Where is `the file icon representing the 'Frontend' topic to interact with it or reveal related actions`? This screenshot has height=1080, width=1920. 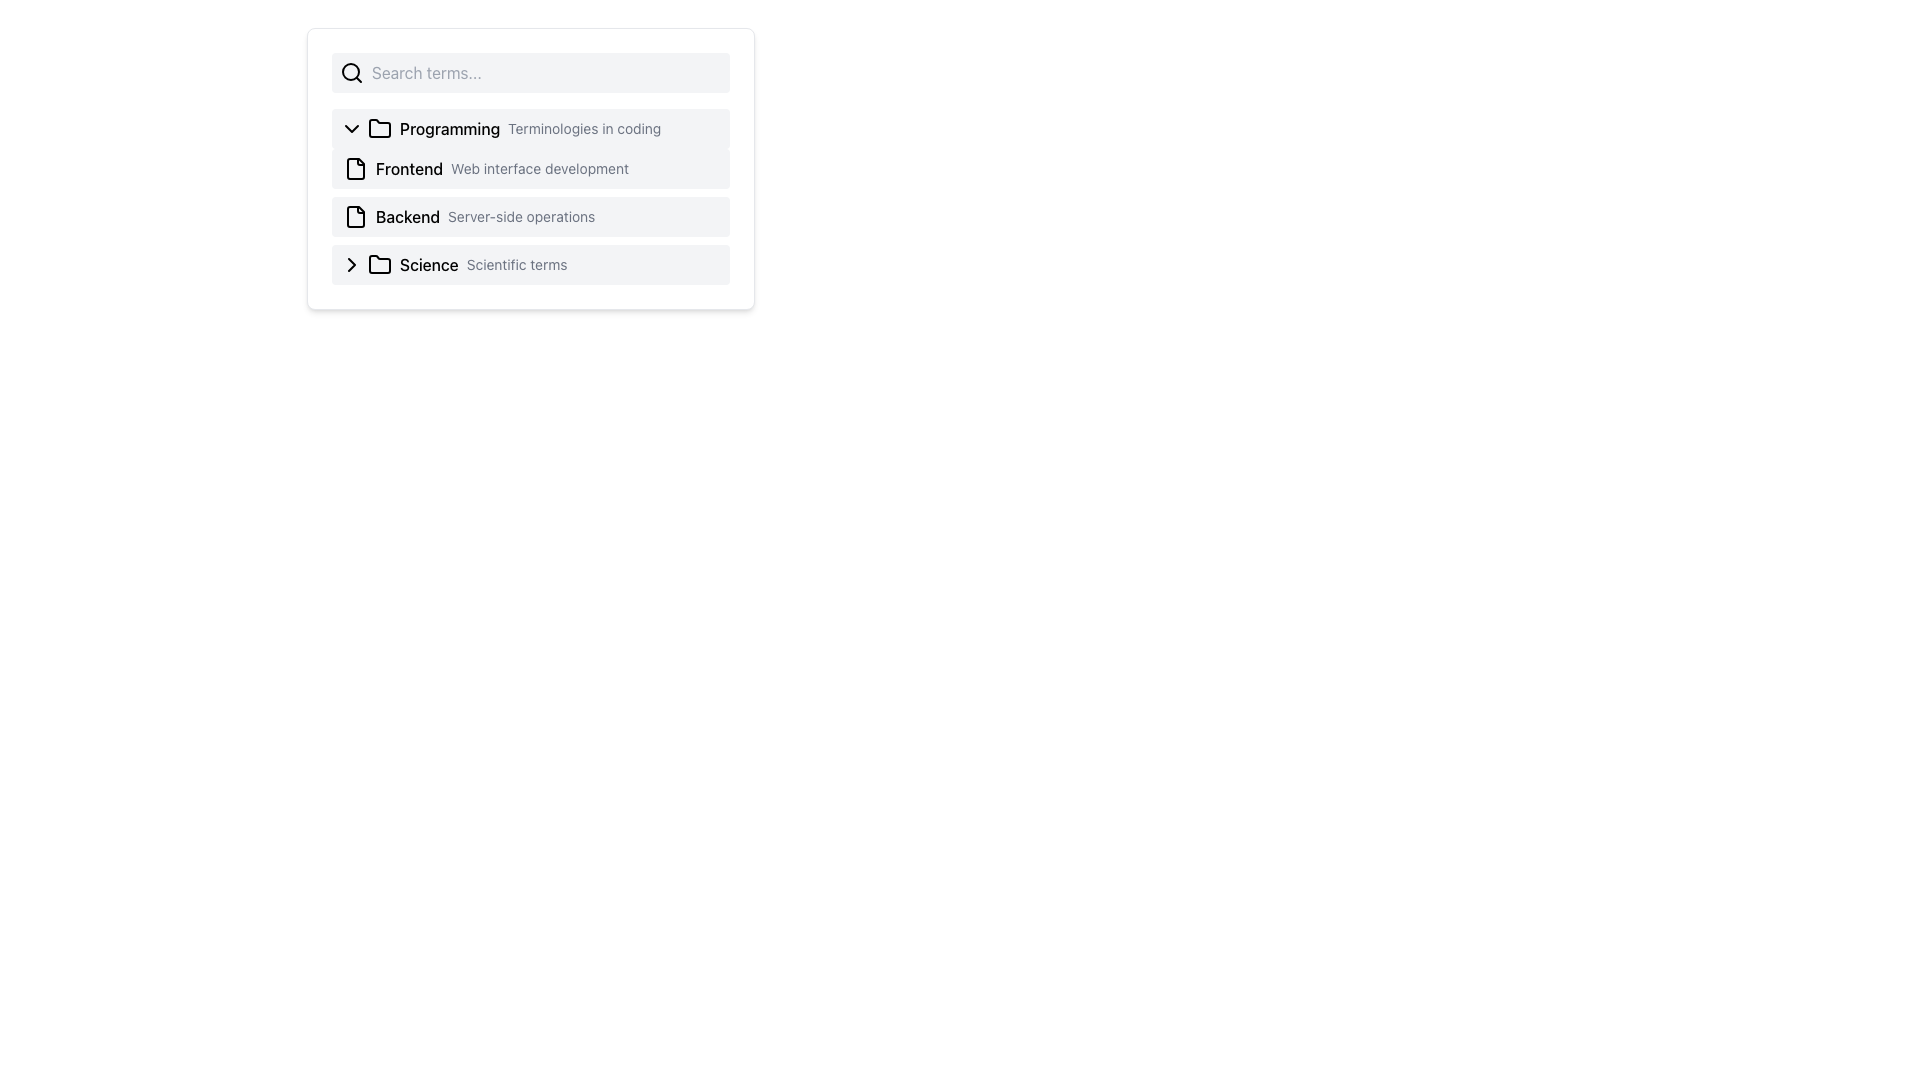 the file icon representing the 'Frontend' topic to interact with it or reveal related actions is located at coordinates (355, 168).